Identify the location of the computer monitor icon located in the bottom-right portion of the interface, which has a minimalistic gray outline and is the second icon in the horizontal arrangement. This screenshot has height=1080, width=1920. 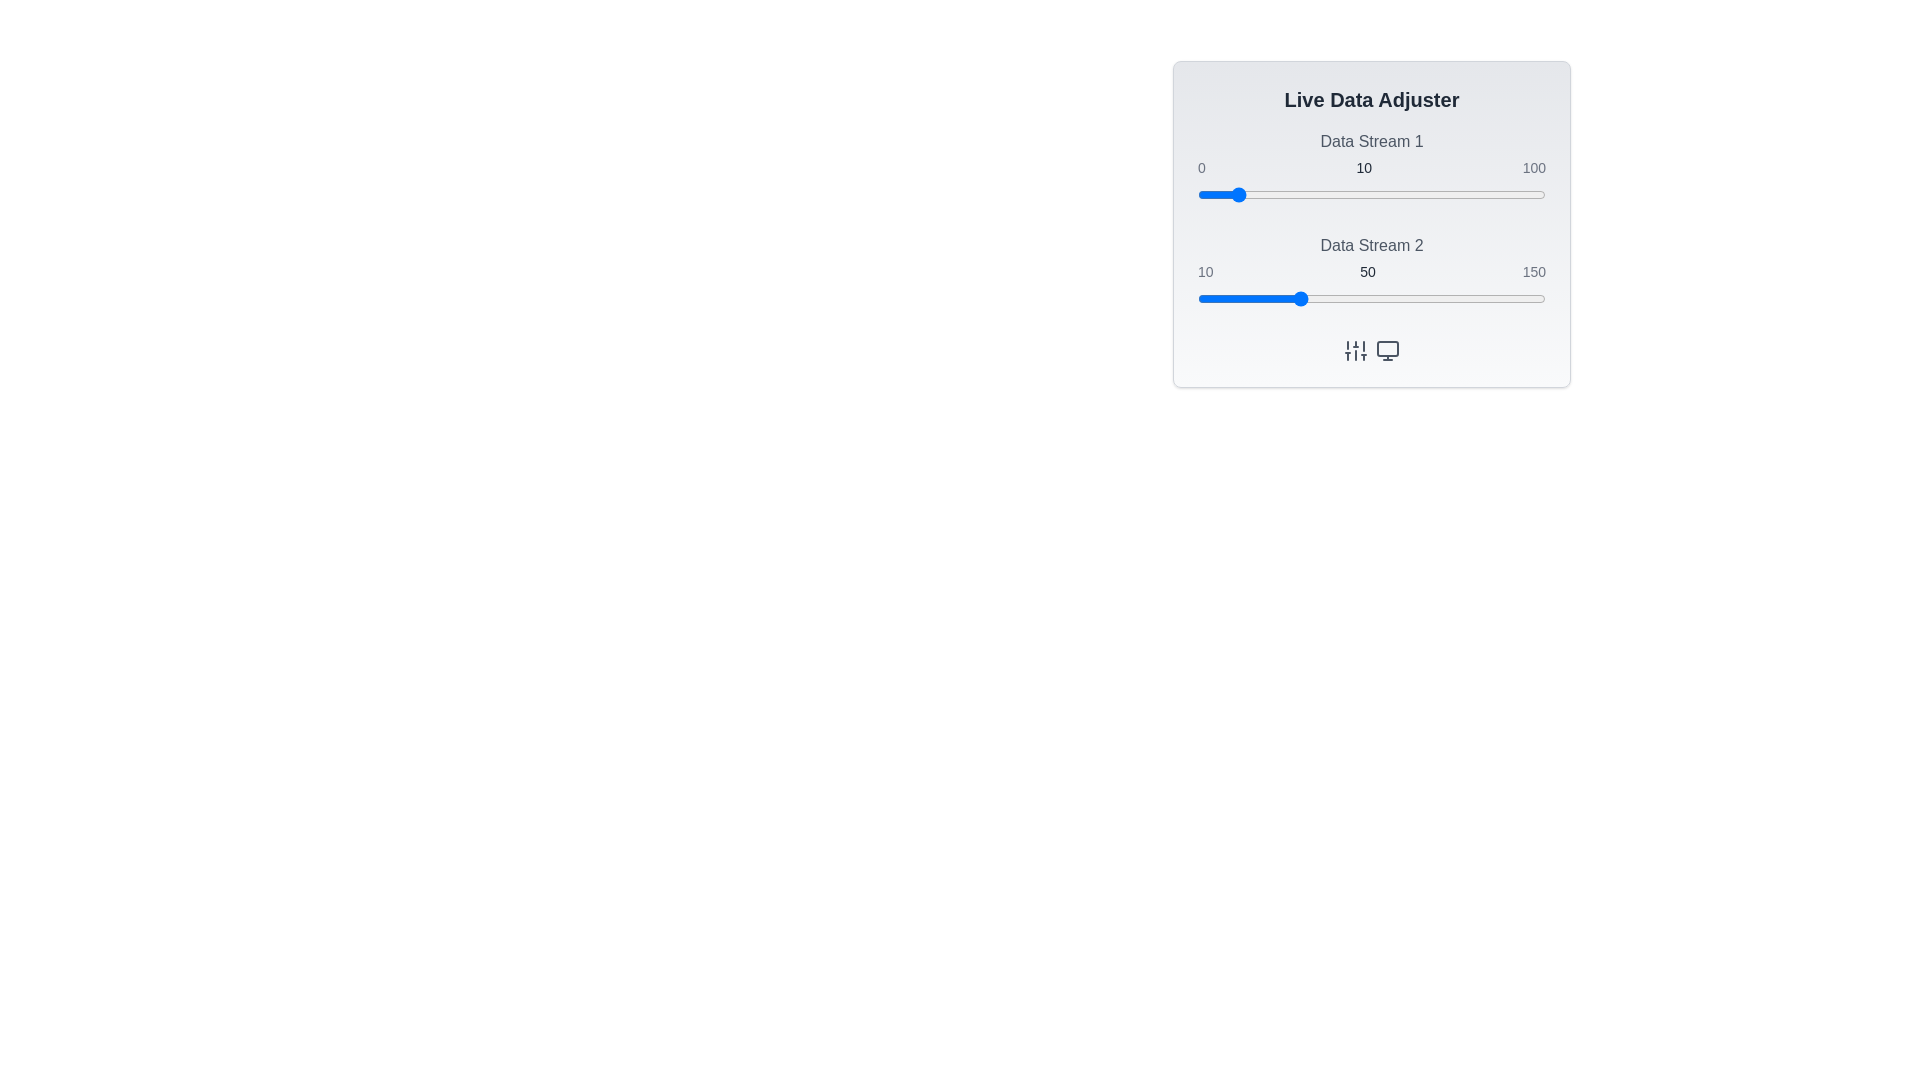
(1386, 349).